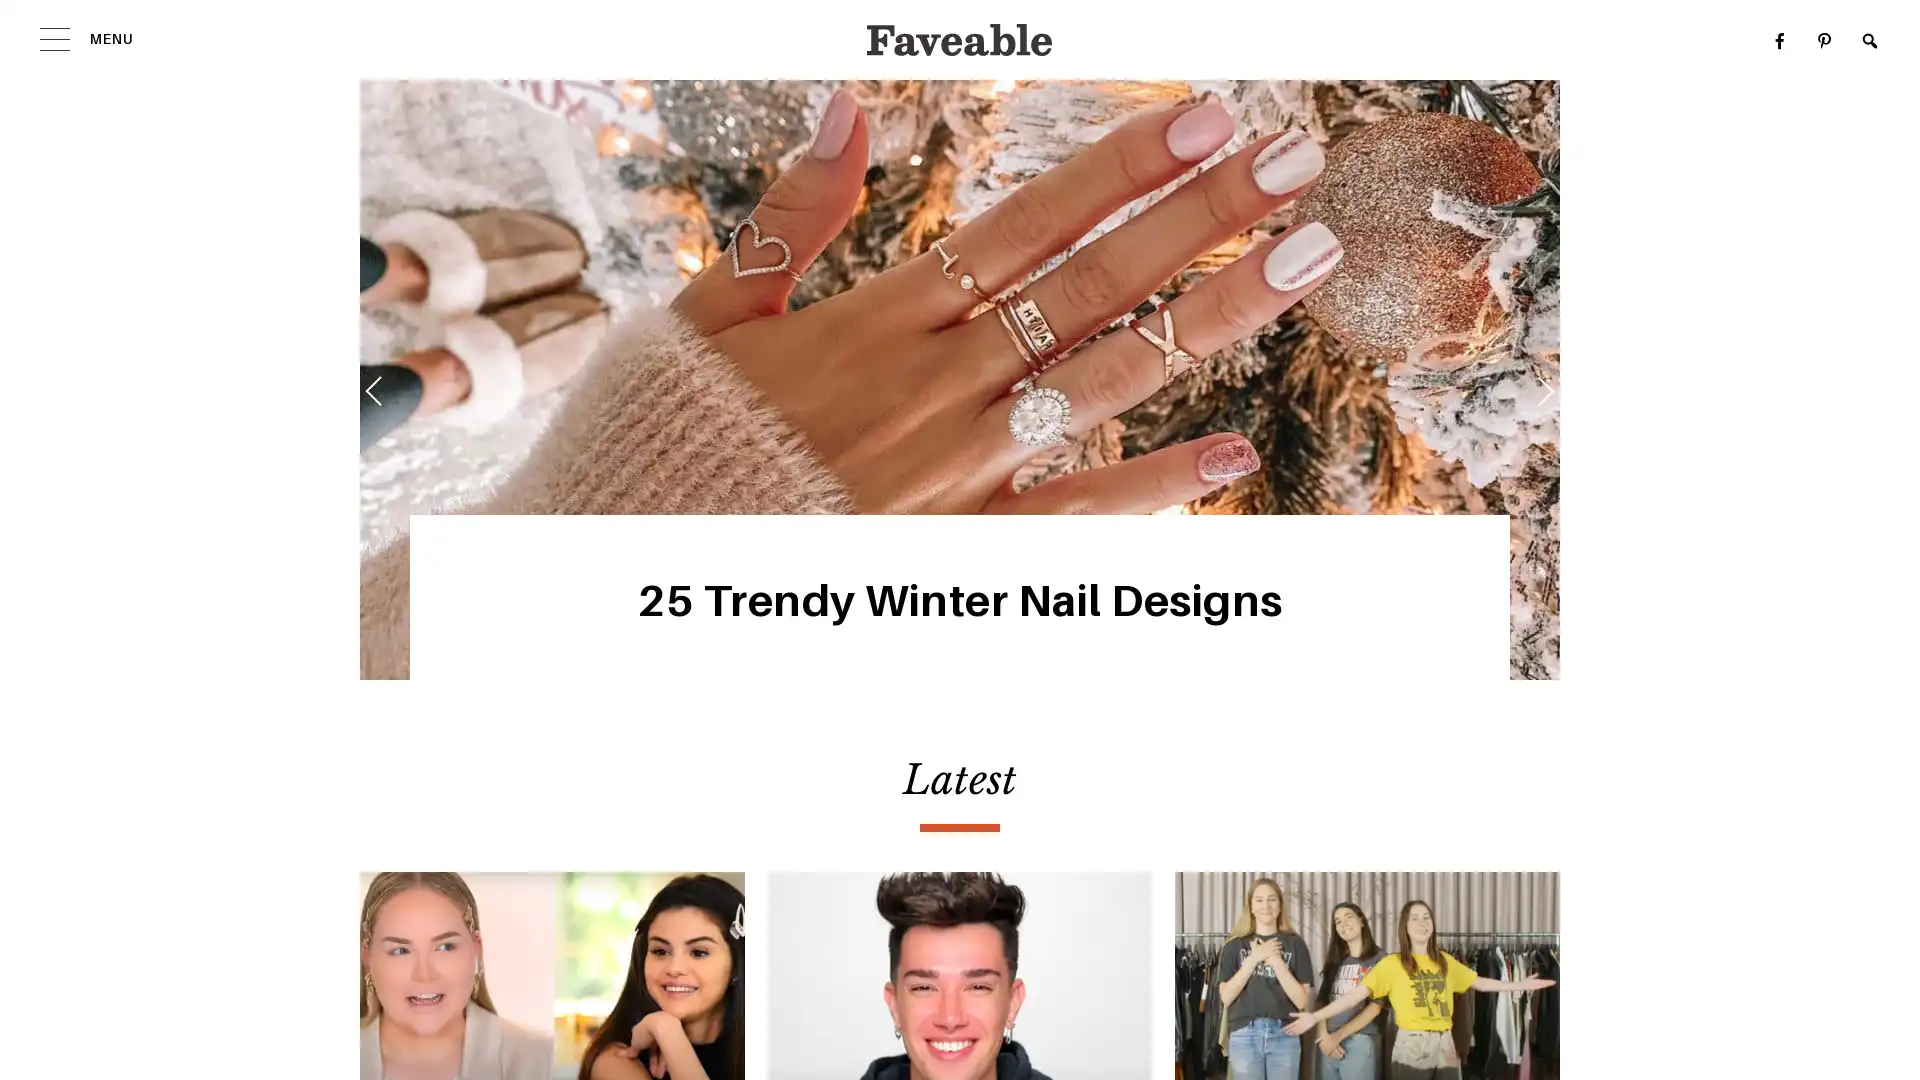 The image size is (1920, 1080). I want to click on MENU, so click(138, 39).